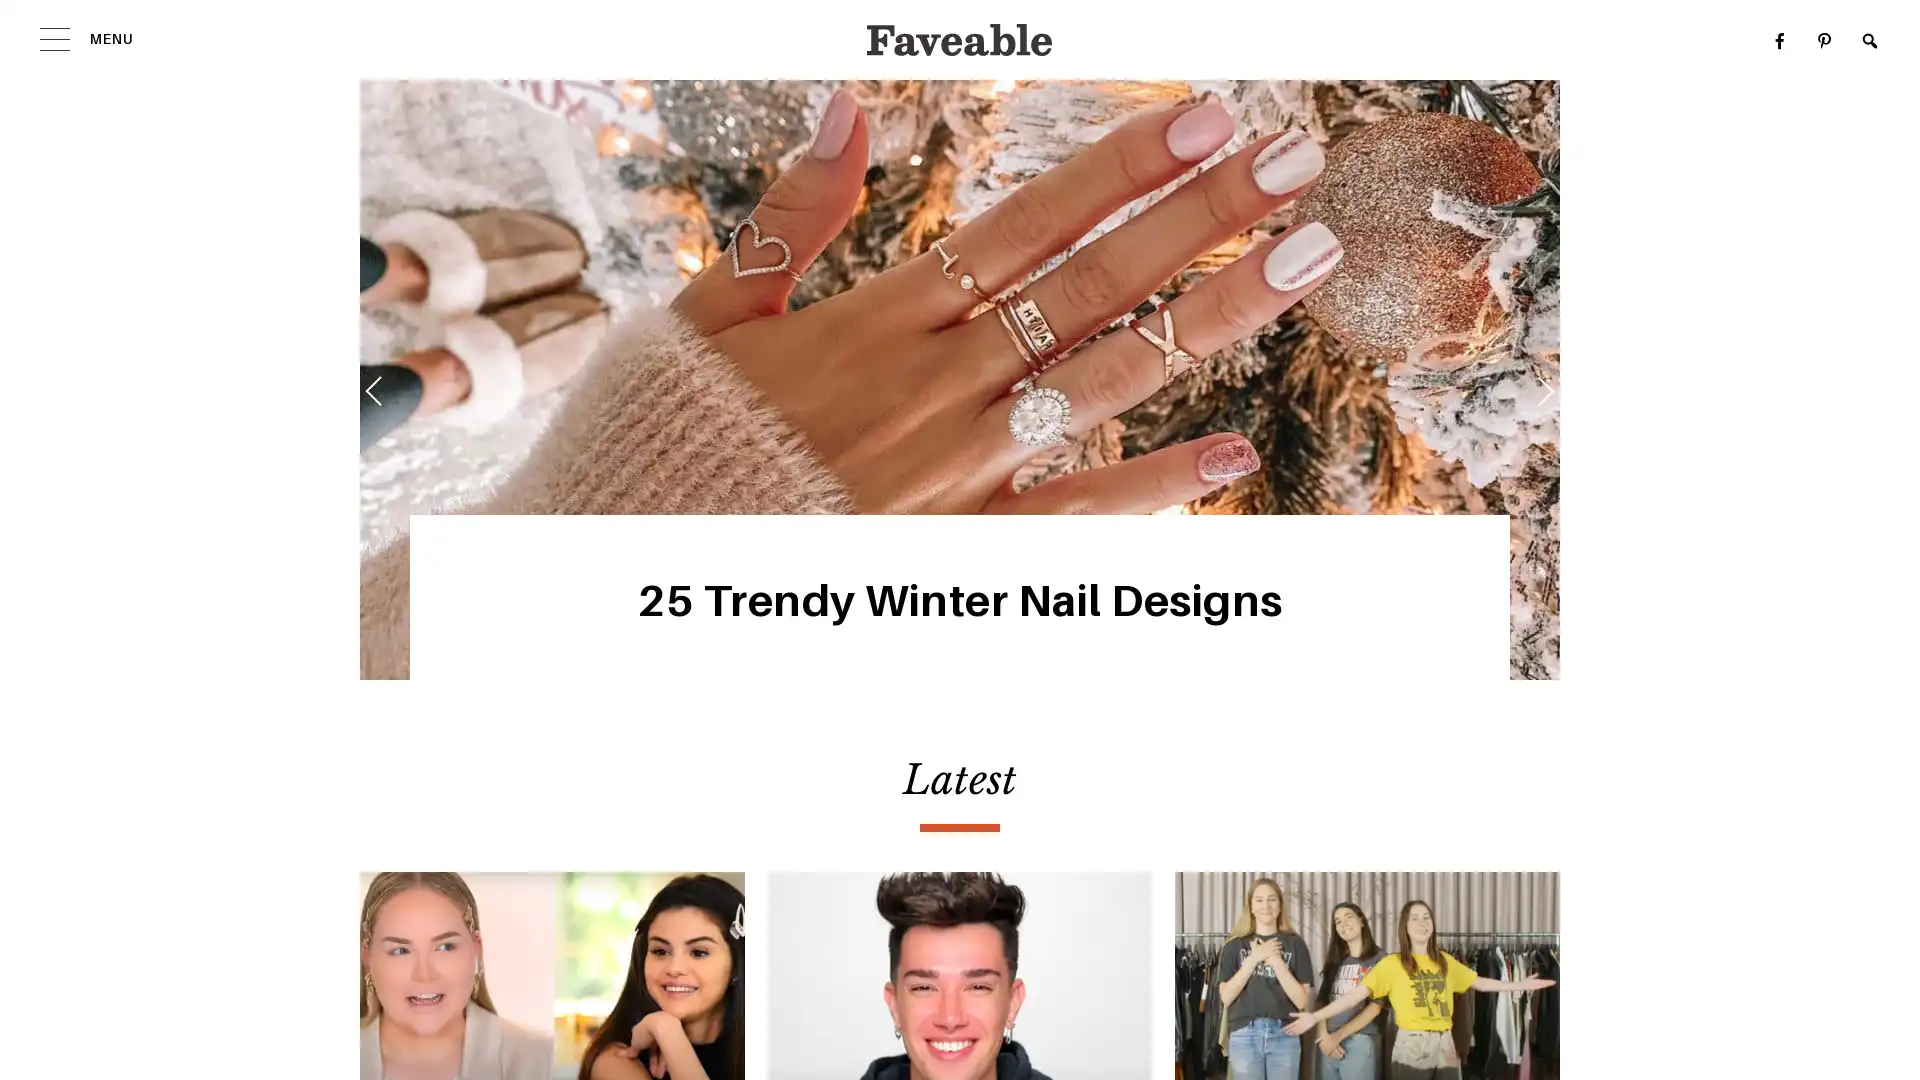 The image size is (1920, 1080). I want to click on MENU, so click(138, 39).